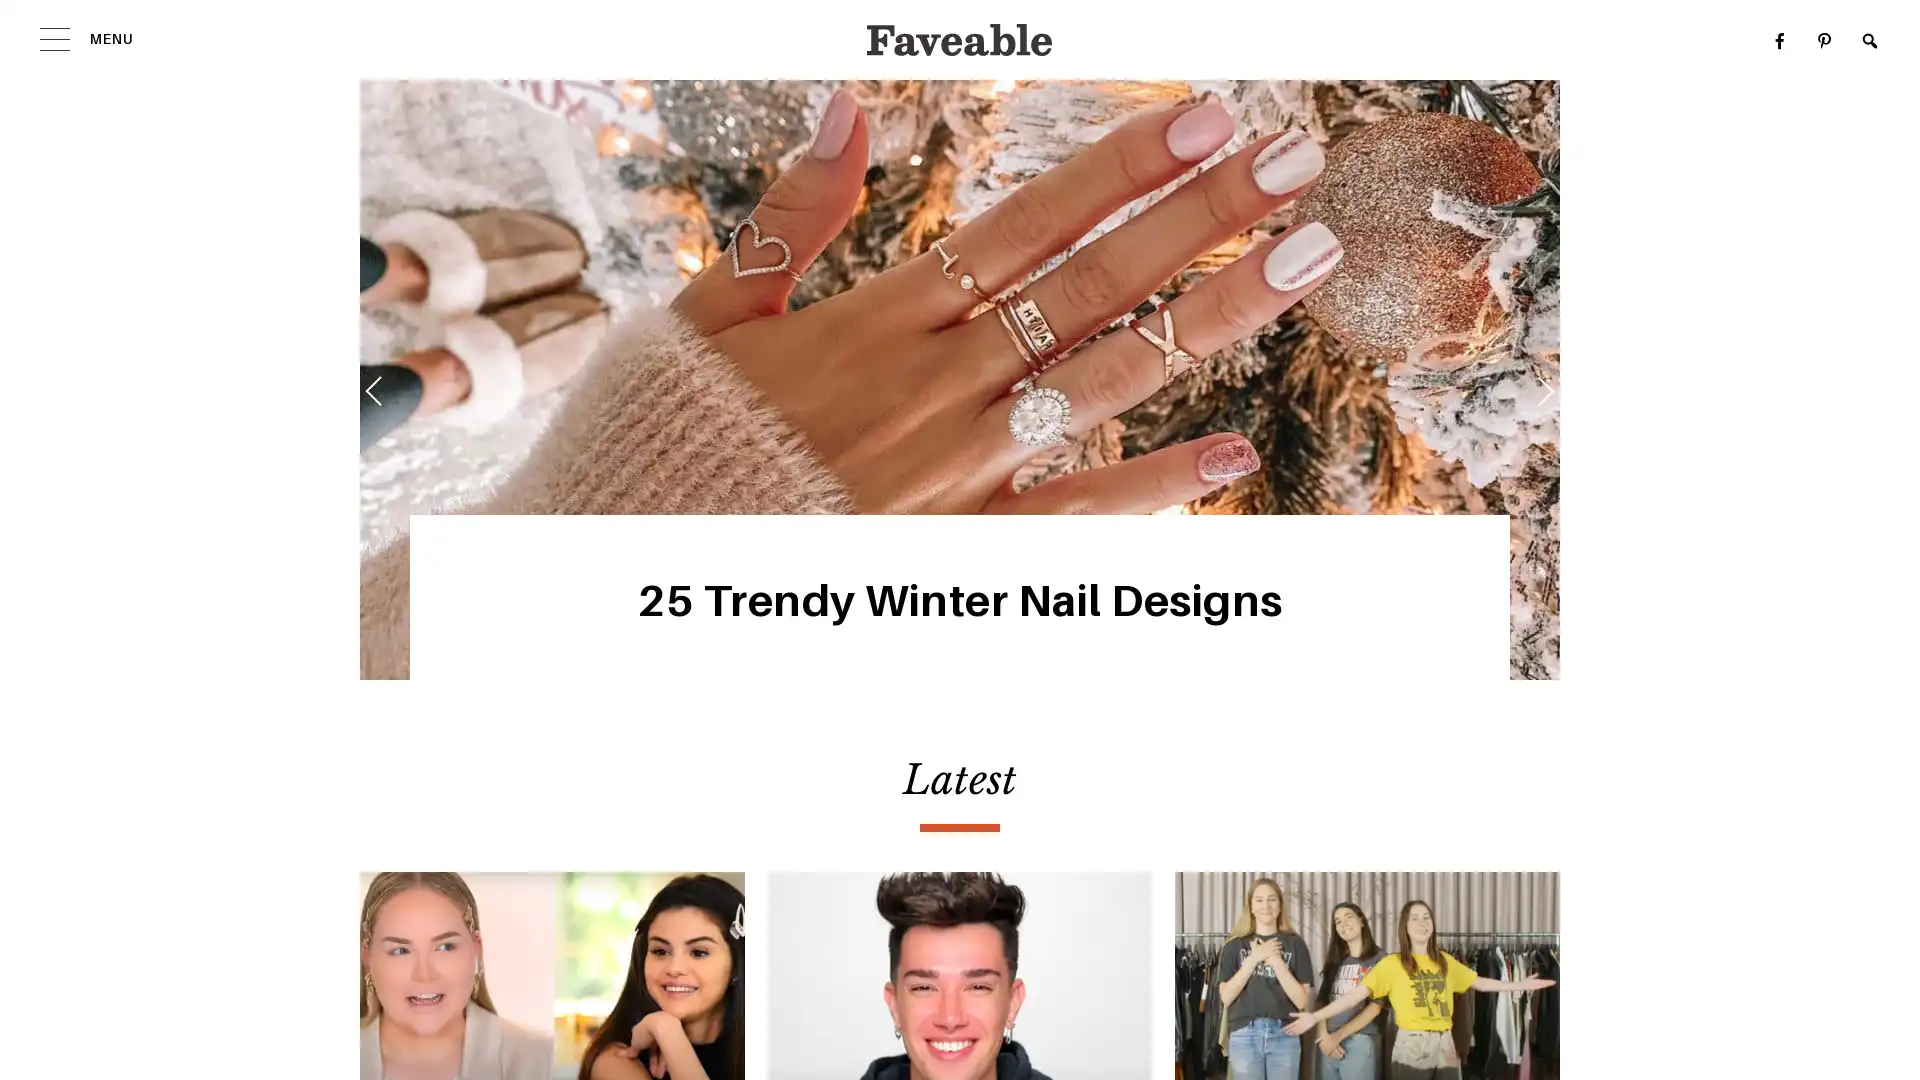 The image size is (1920, 1080). I want to click on MENU, so click(138, 39).